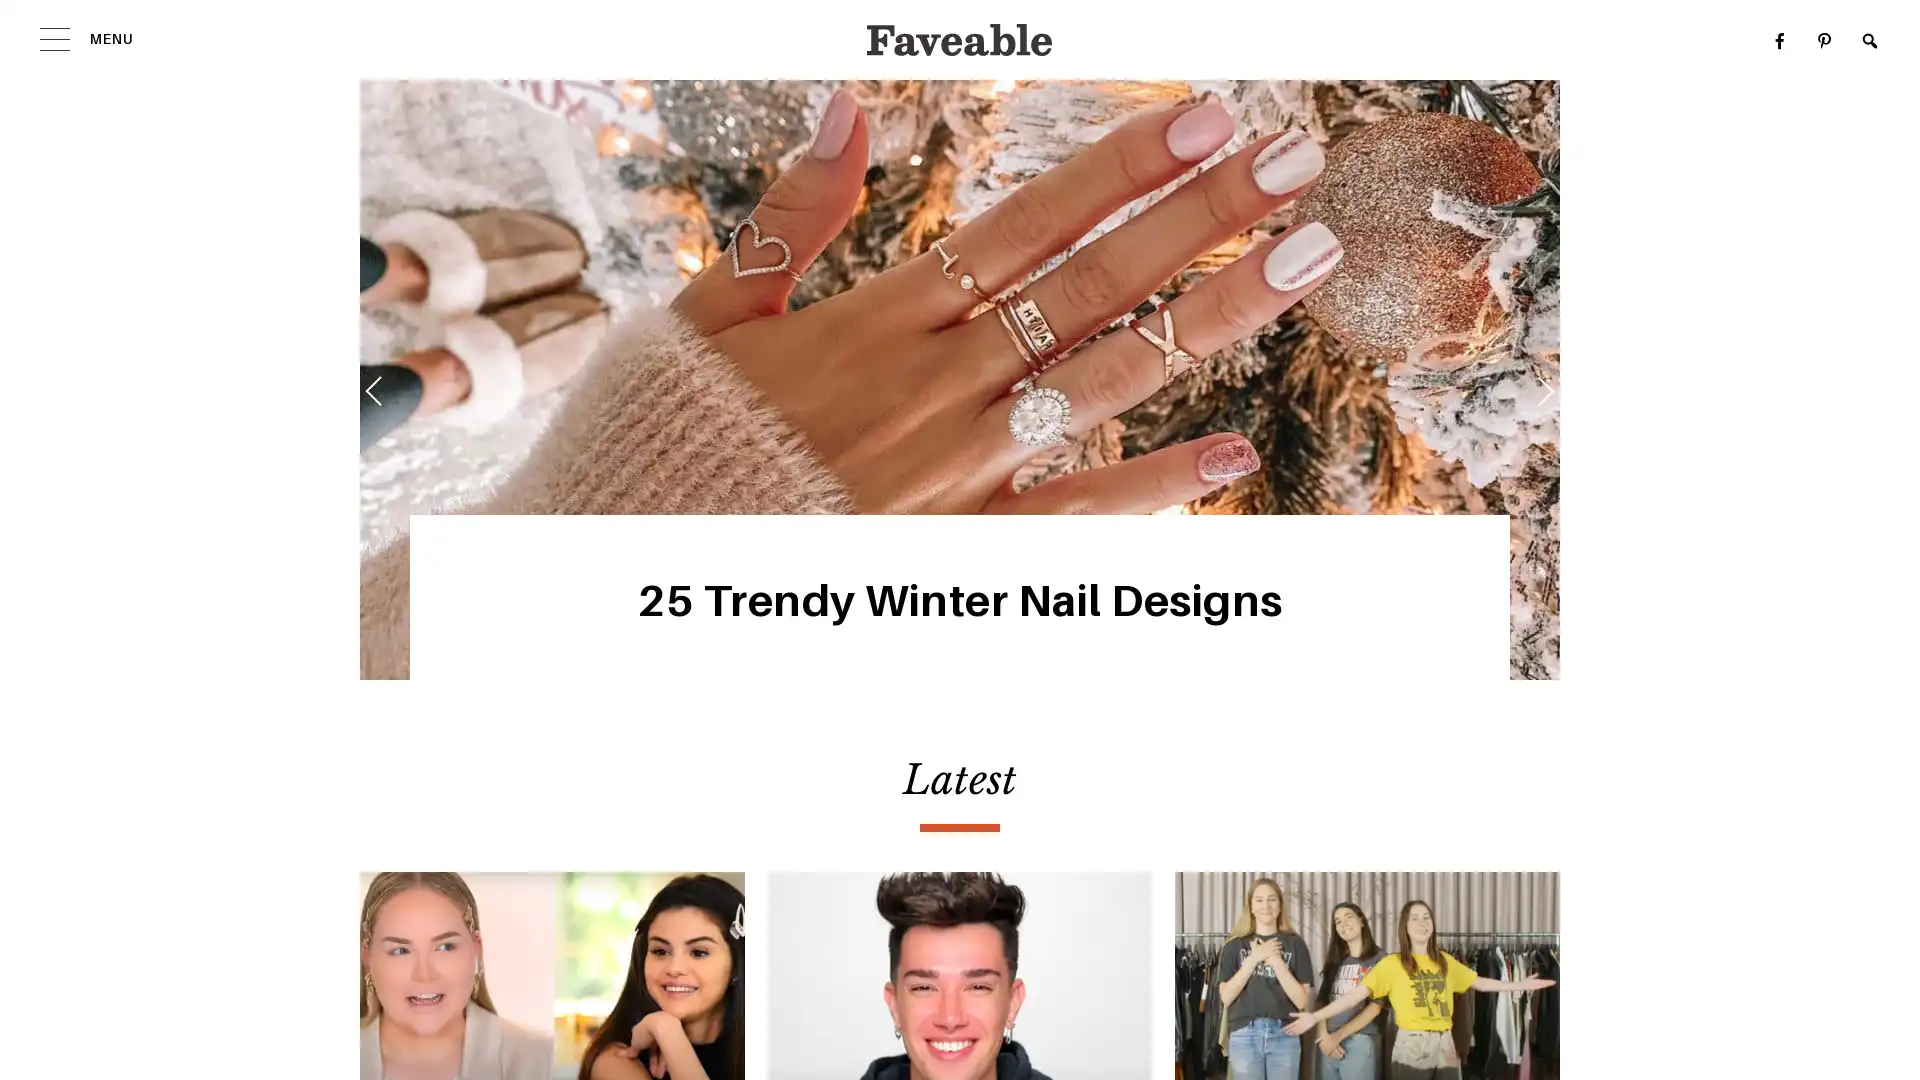 The image size is (1920, 1080). I want to click on MENU, so click(138, 39).